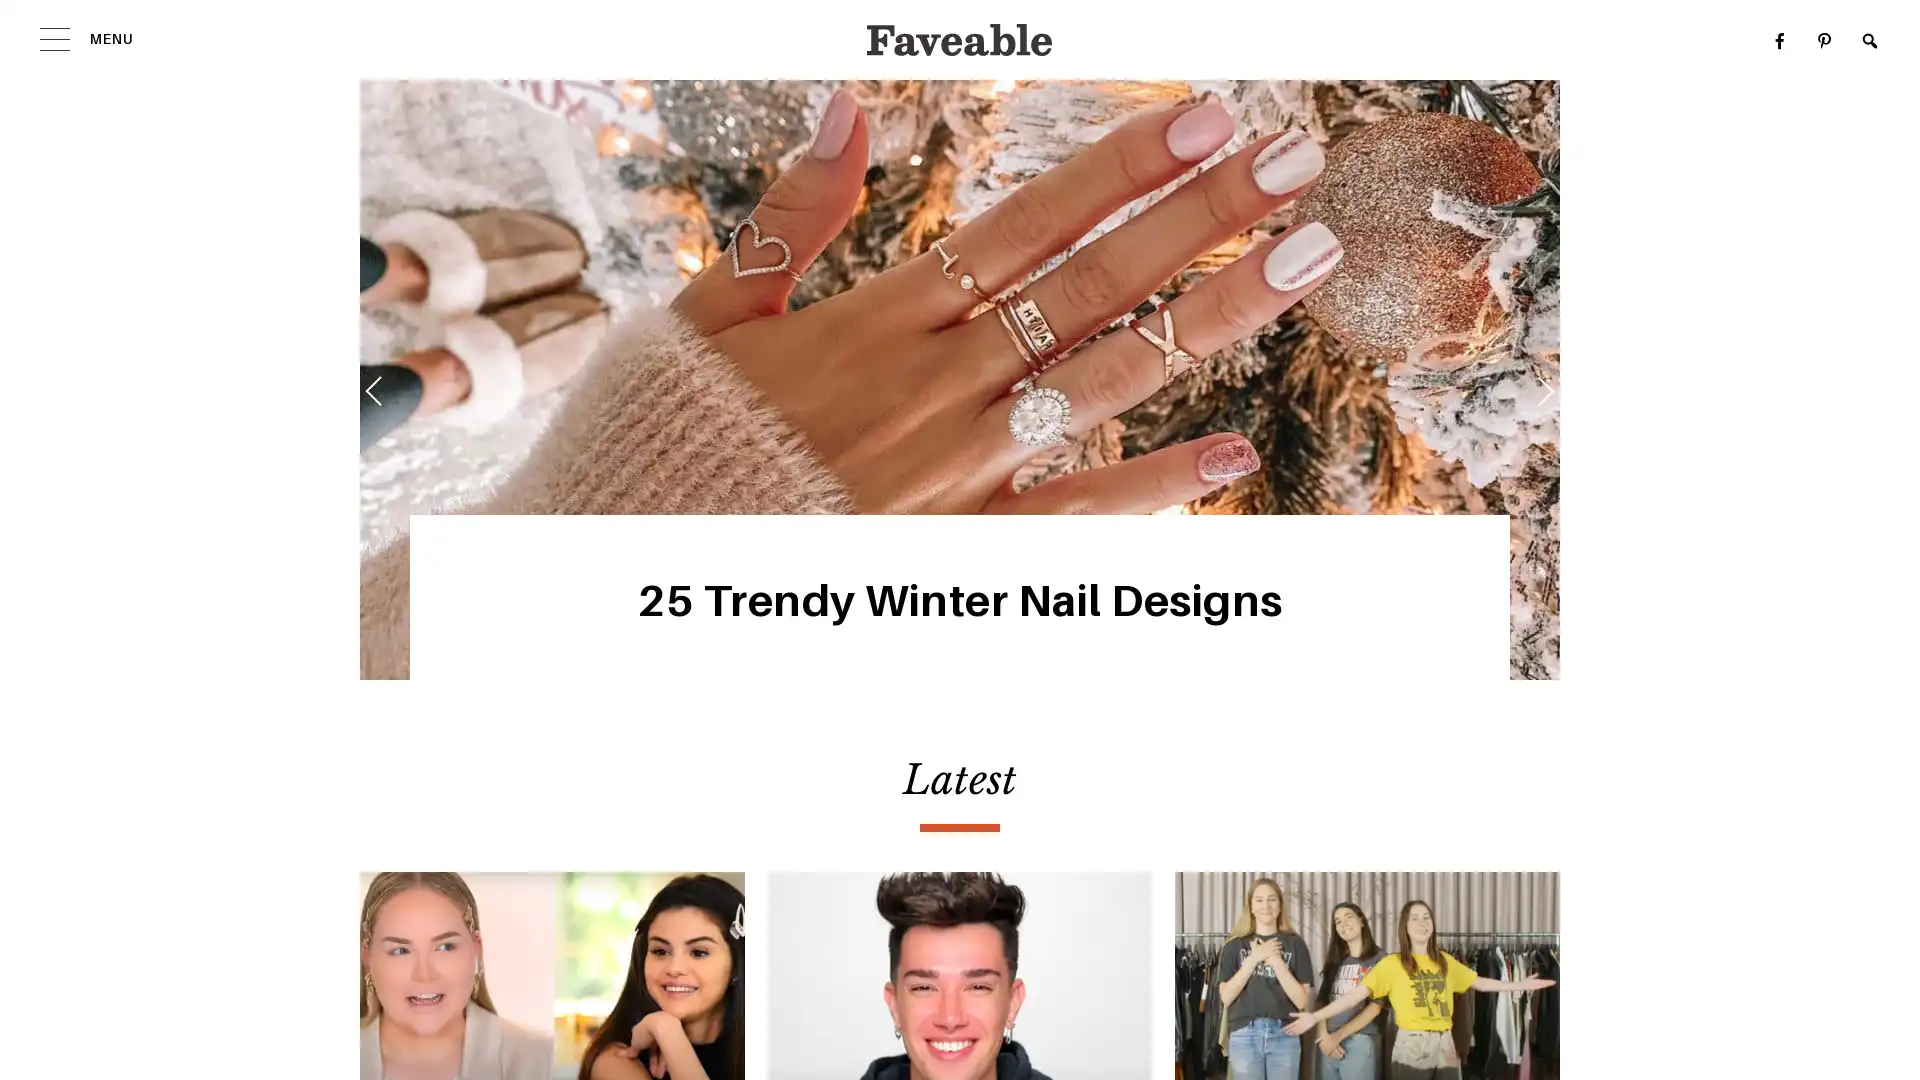 The image size is (1920, 1080). I want to click on MENU, so click(138, 39).